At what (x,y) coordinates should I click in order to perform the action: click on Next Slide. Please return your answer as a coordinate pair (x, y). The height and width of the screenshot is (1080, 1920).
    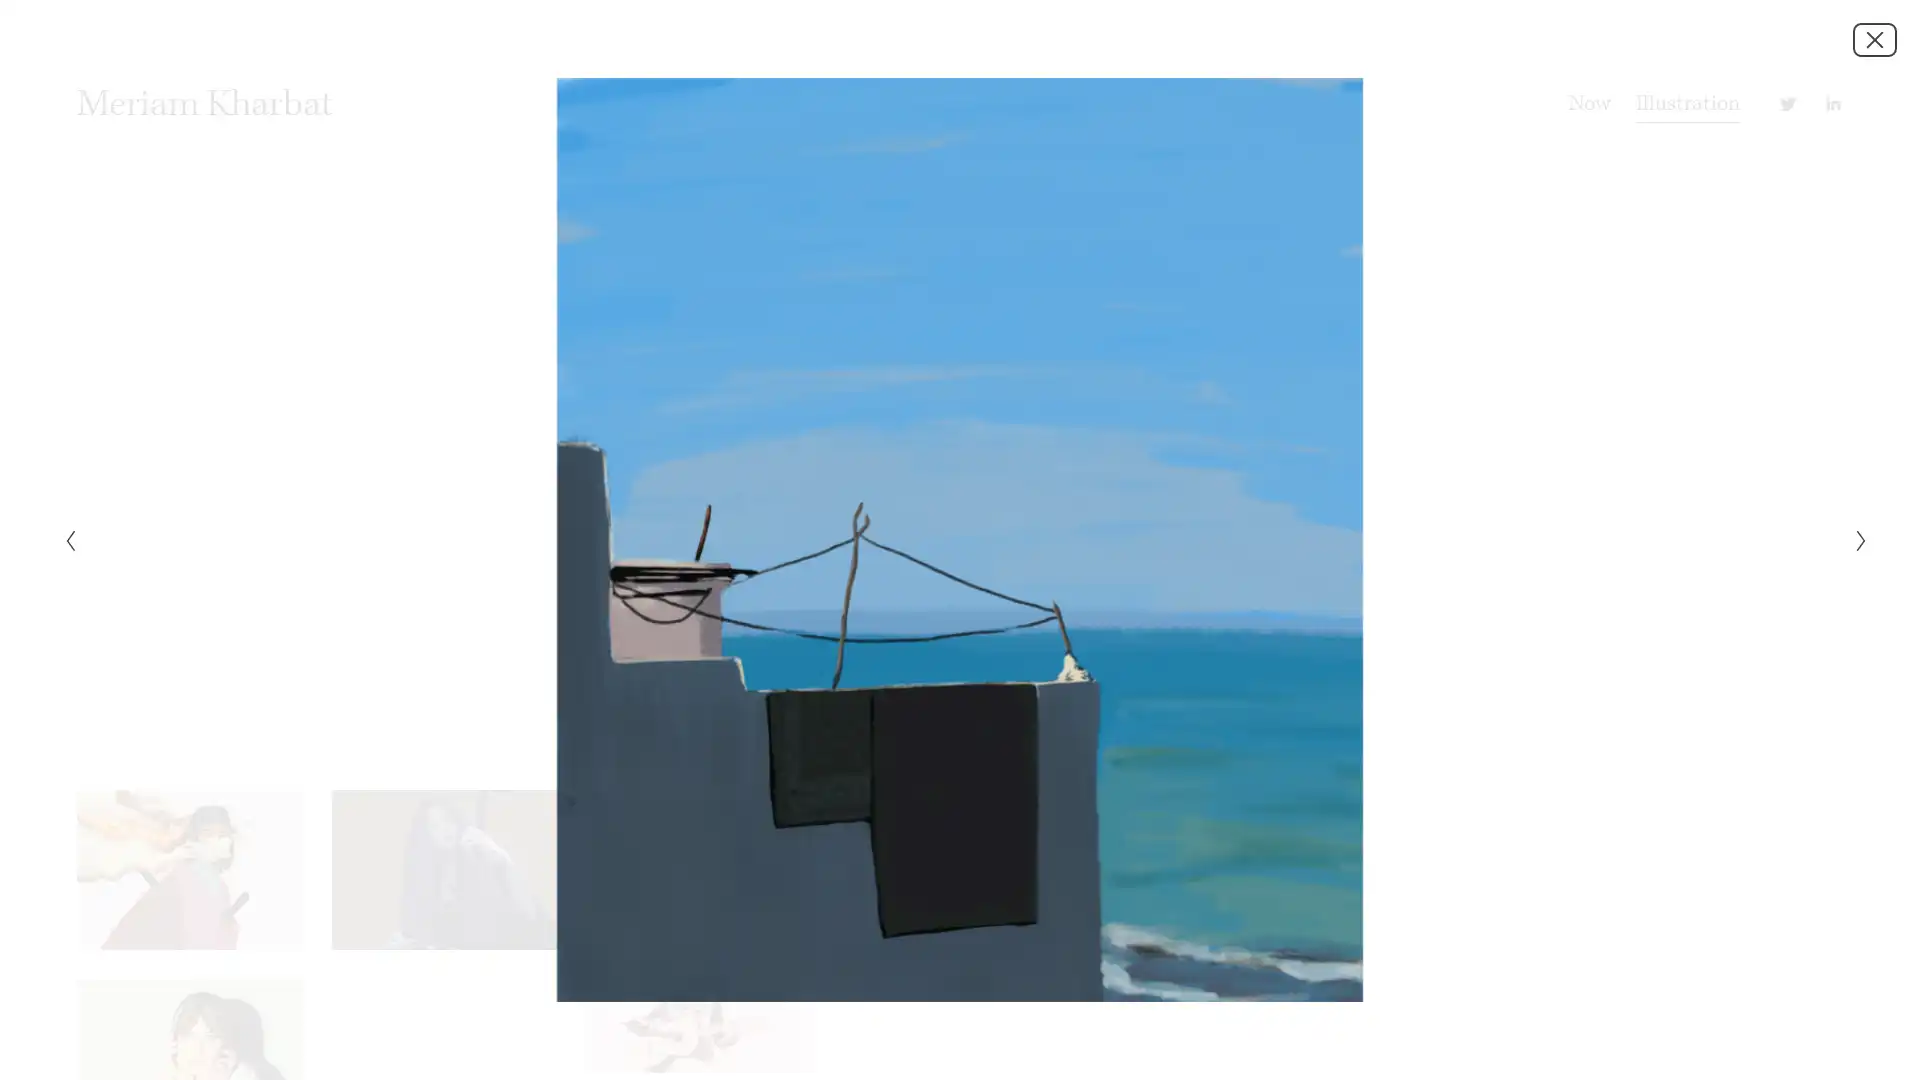
    Looking at the image, I should click on (1854, 540).